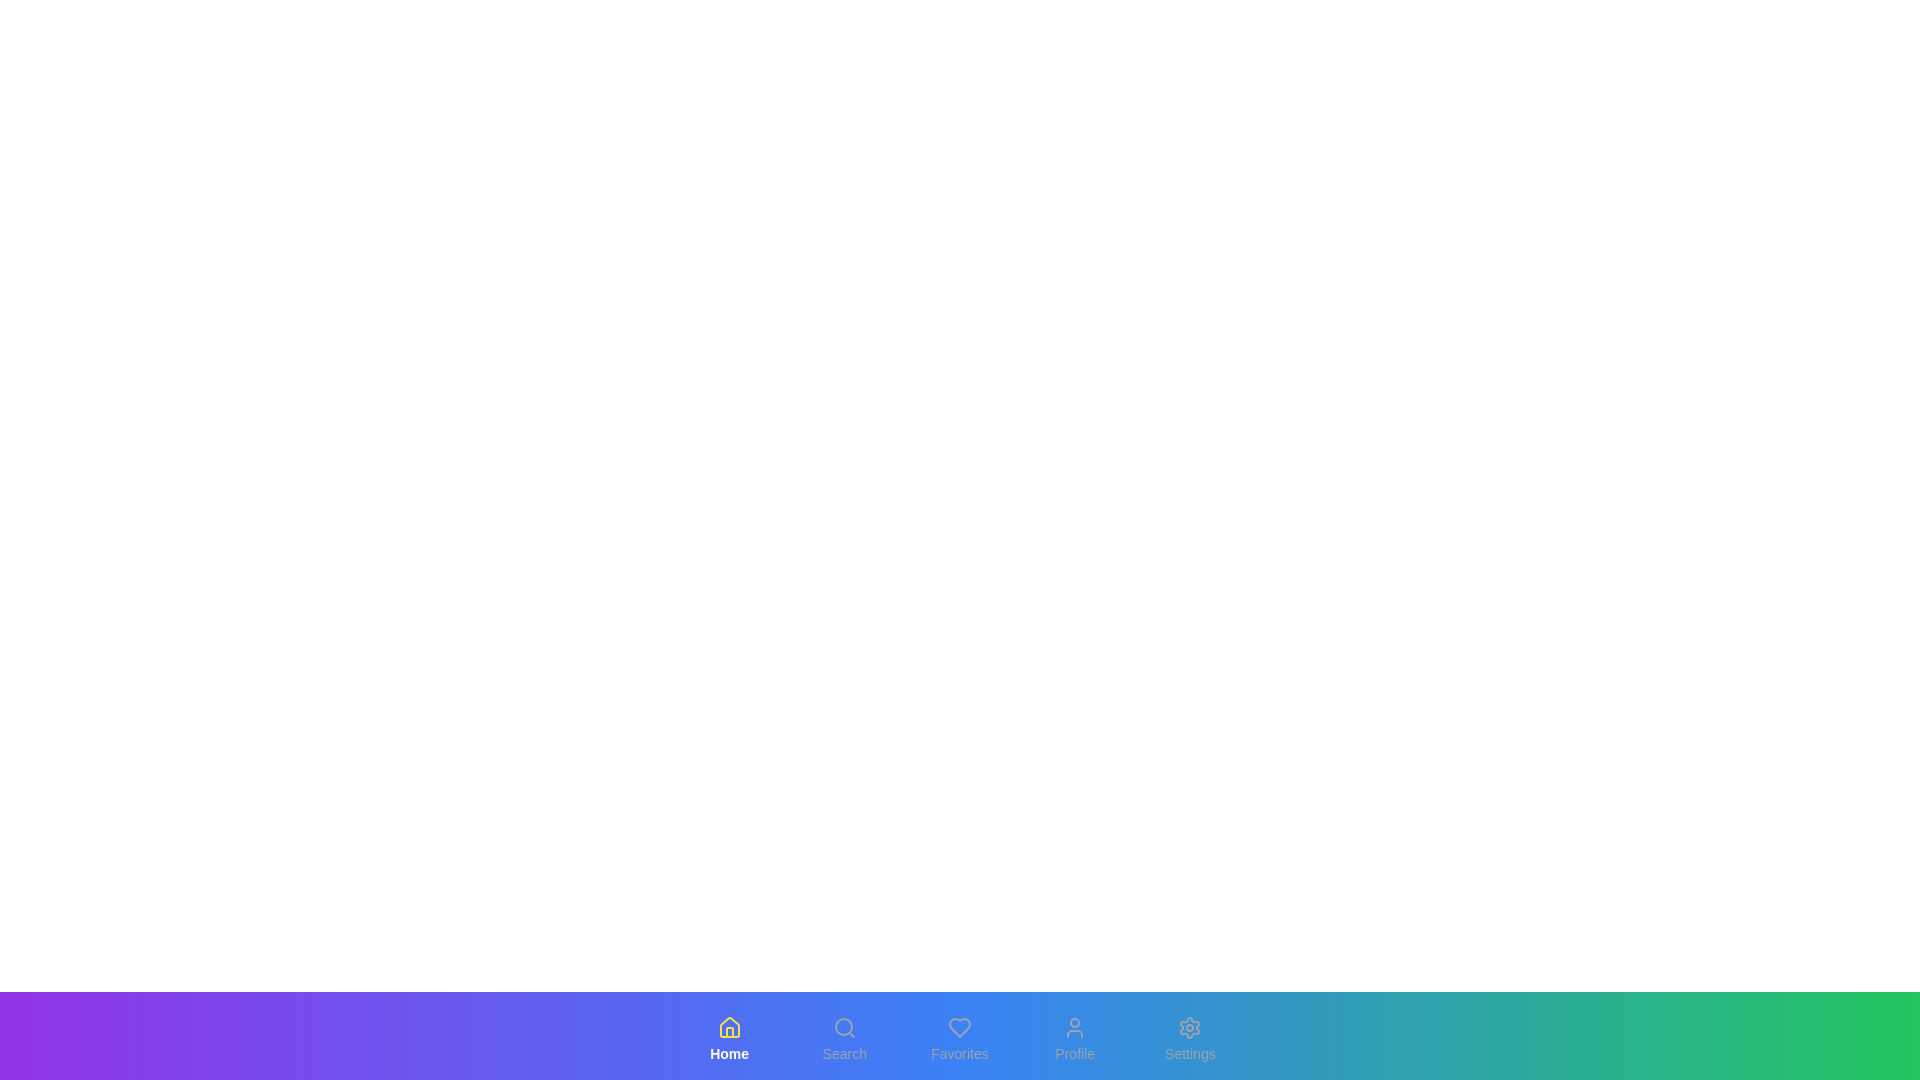 Image resolution: width=1920 pixels, height=1080 pixels. What do you see at coordinates (728, 1039) in the screenshot?
I see `the button labeled Home` at bounding box center [728, 1039].